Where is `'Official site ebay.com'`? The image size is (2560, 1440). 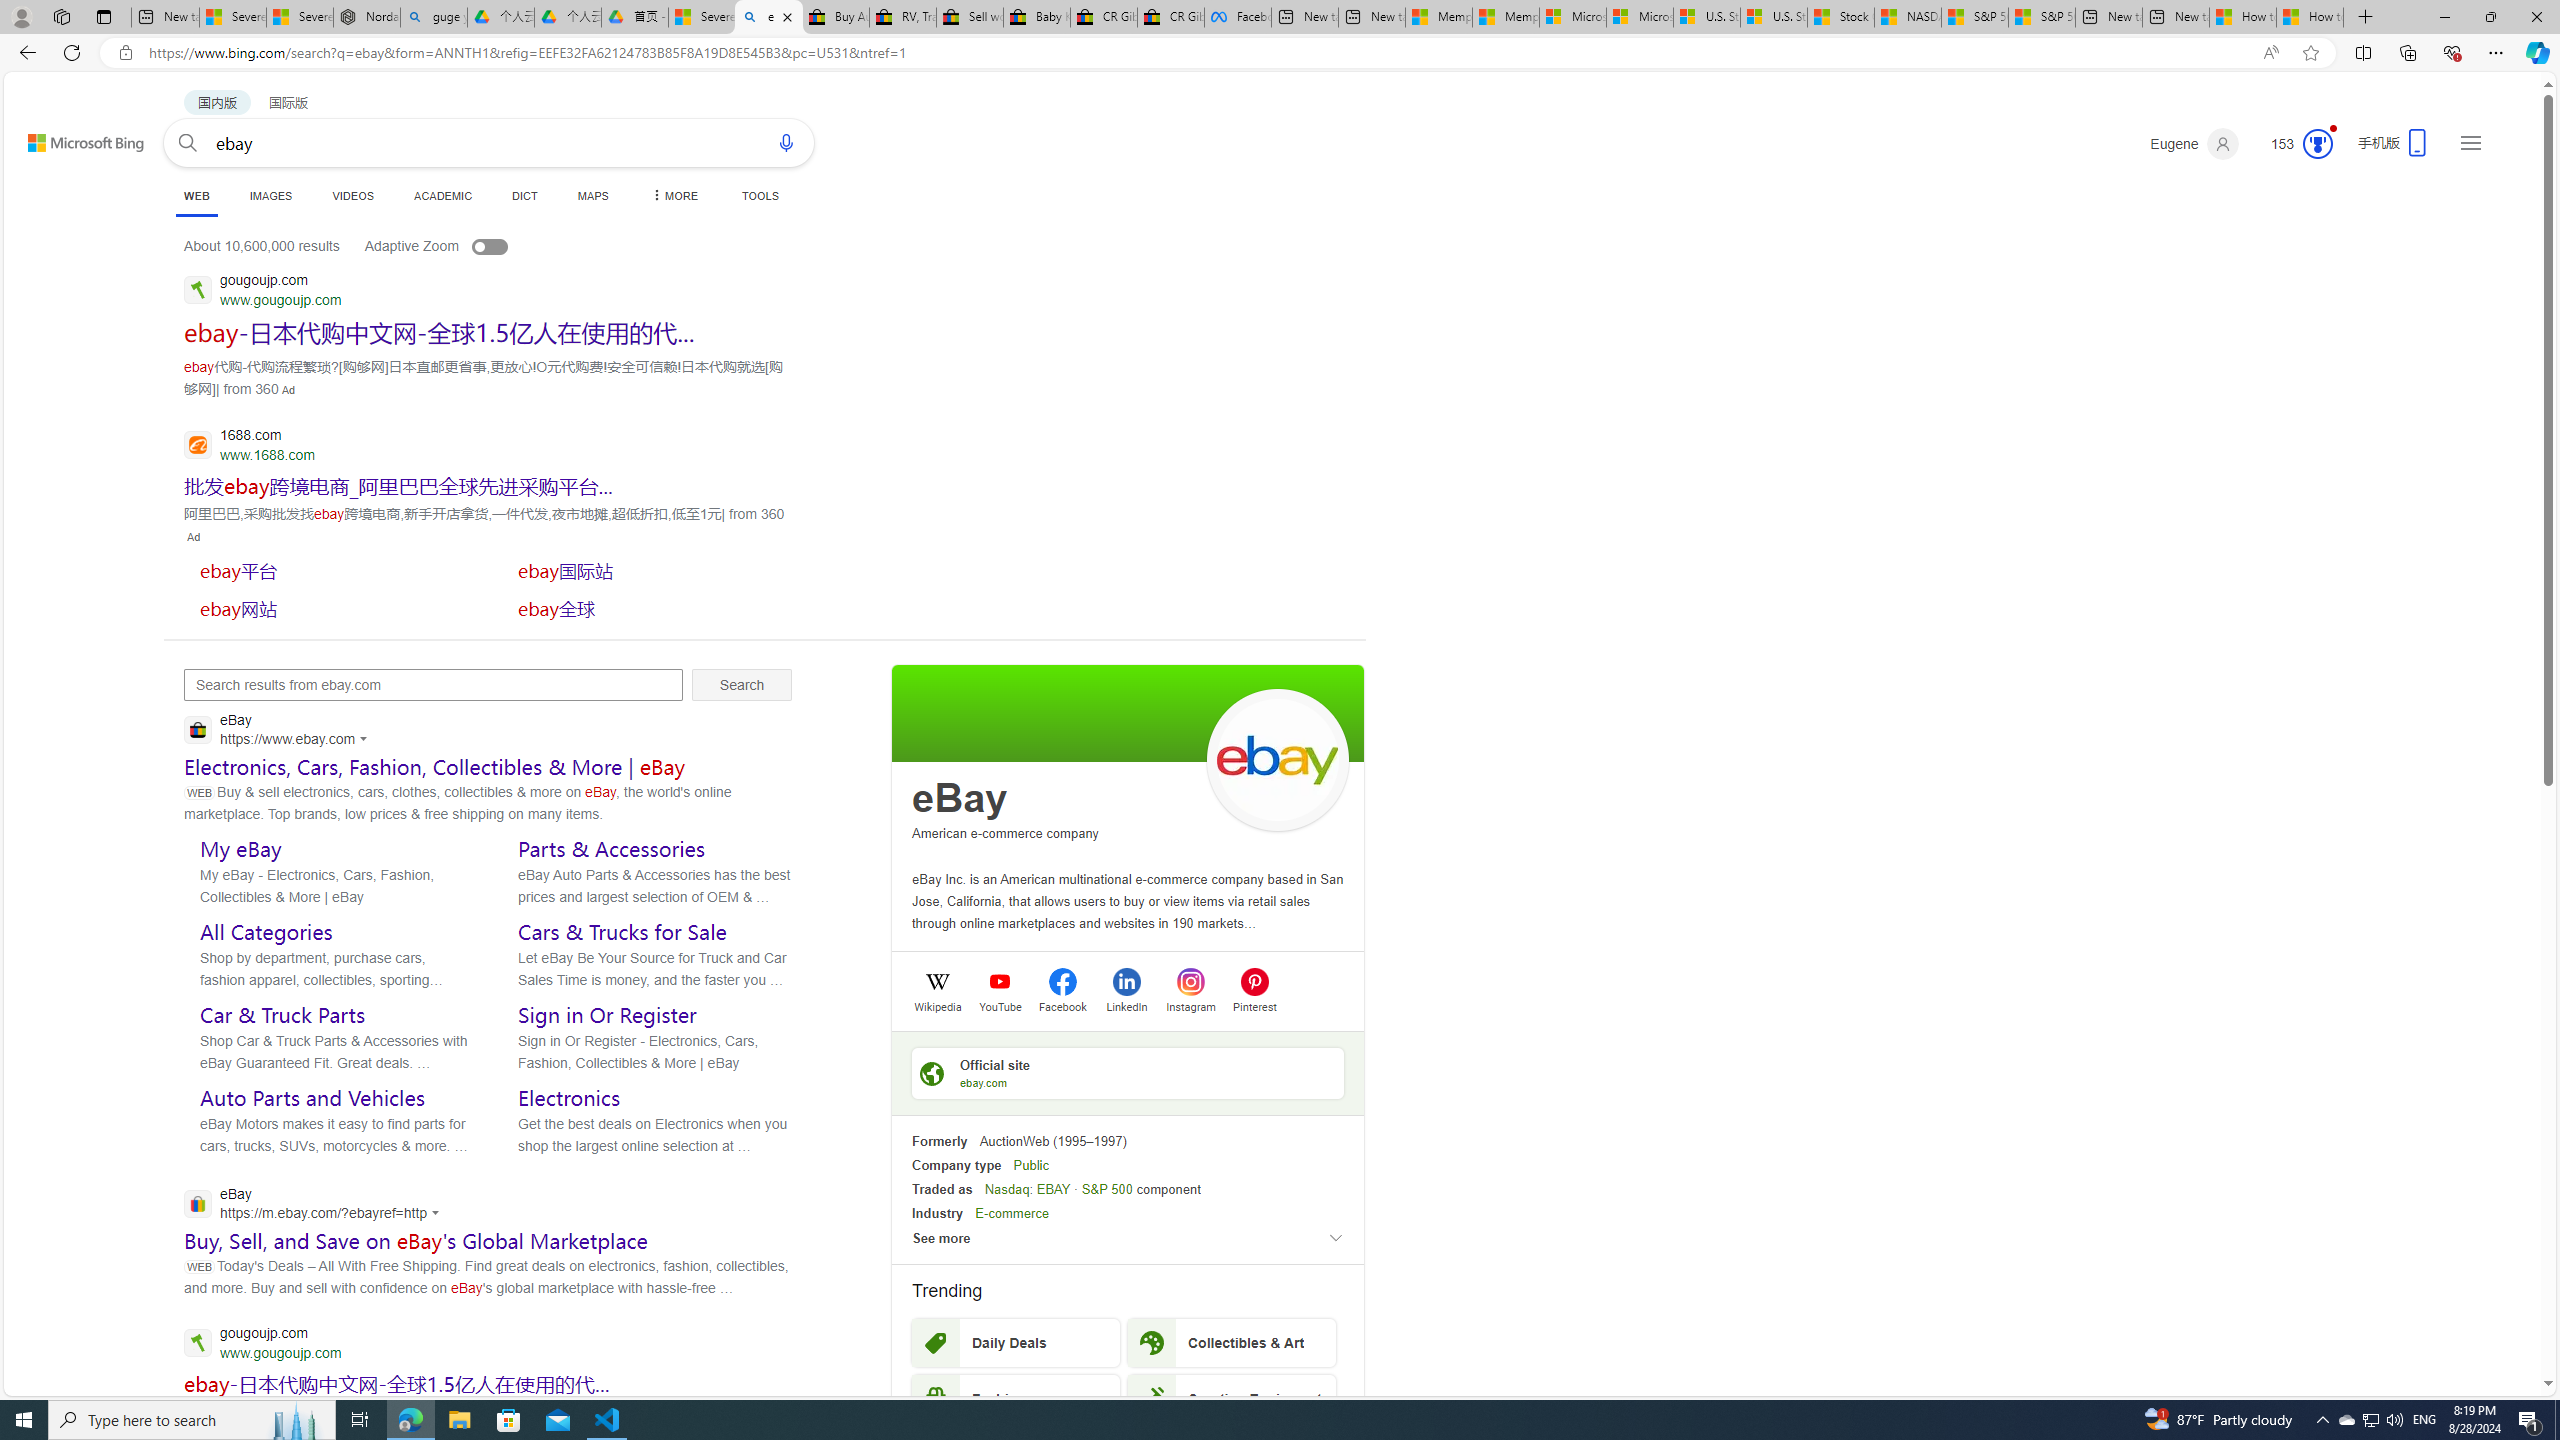
'Official site ebay.com' is located at coordinates (1126, 1072).